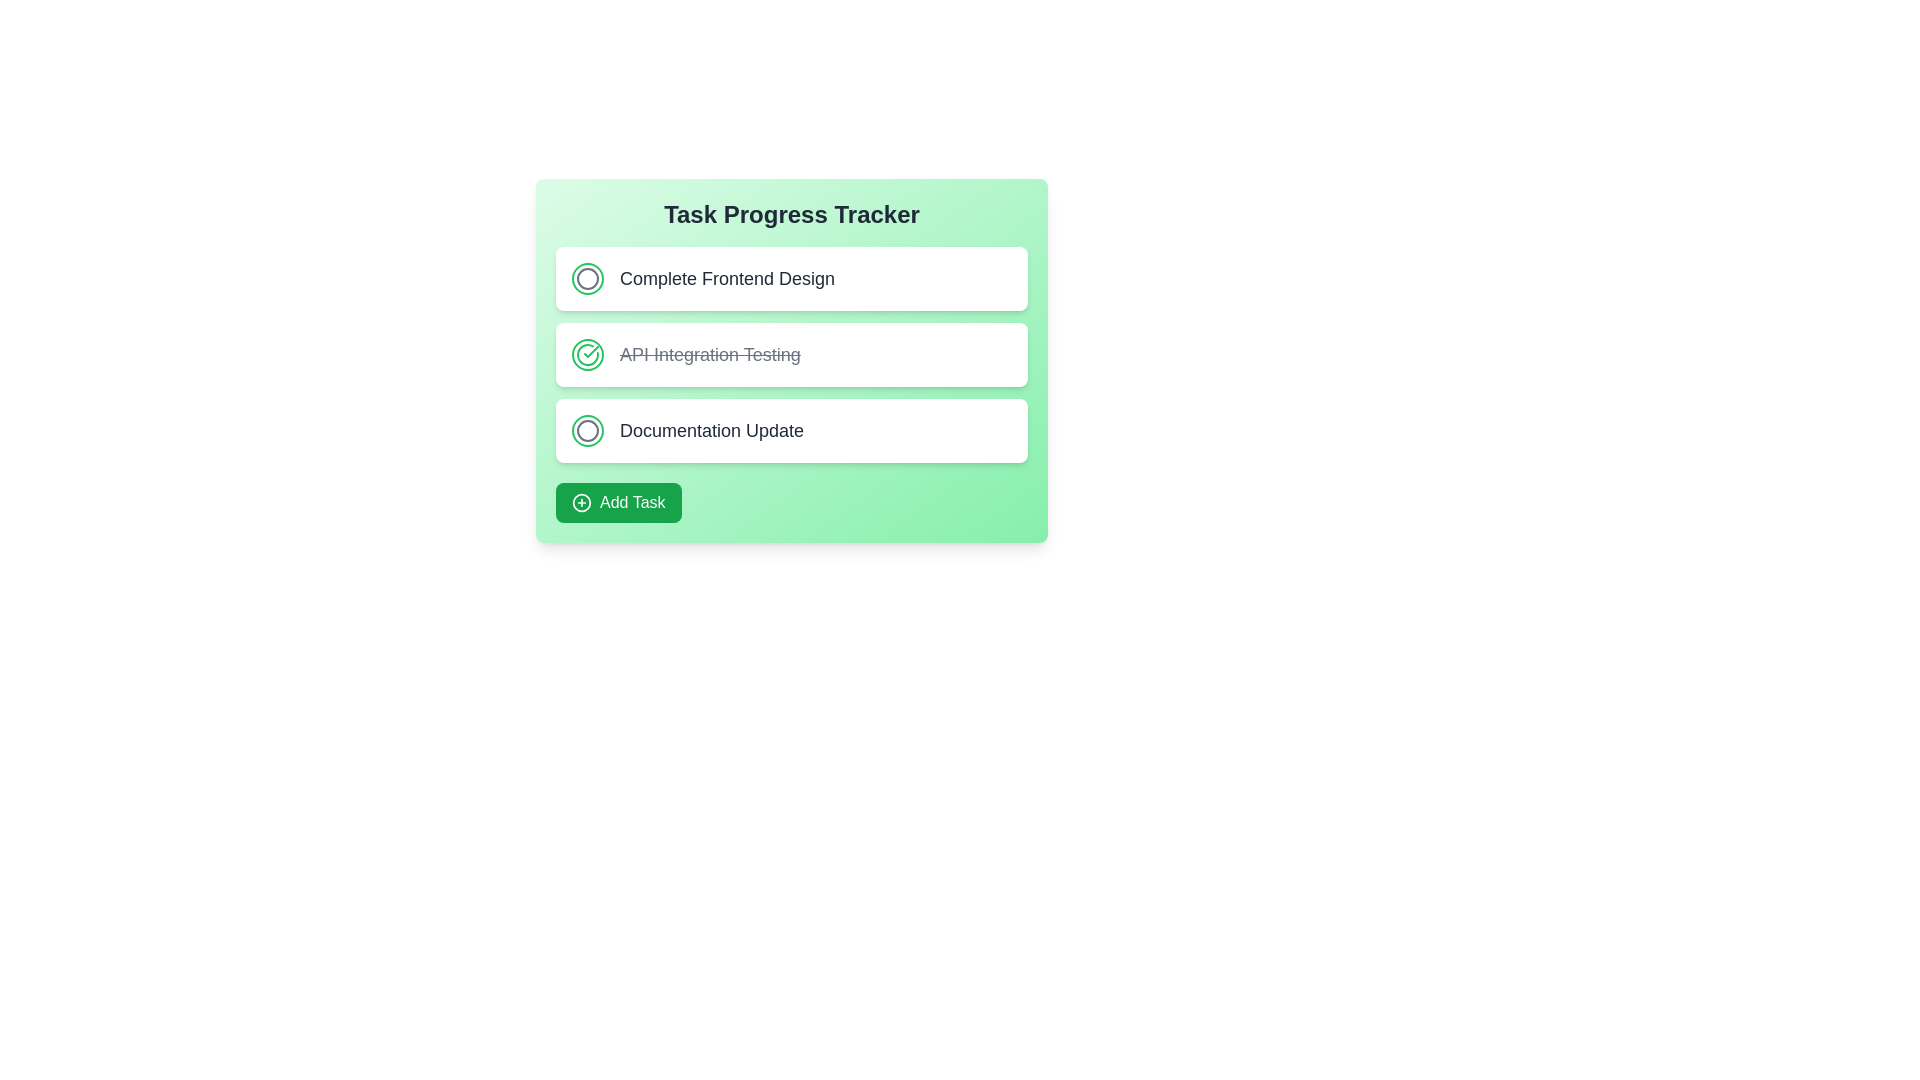  I want to click on the 'Add Task' button to initiate the task addition process, so click(617, 501).